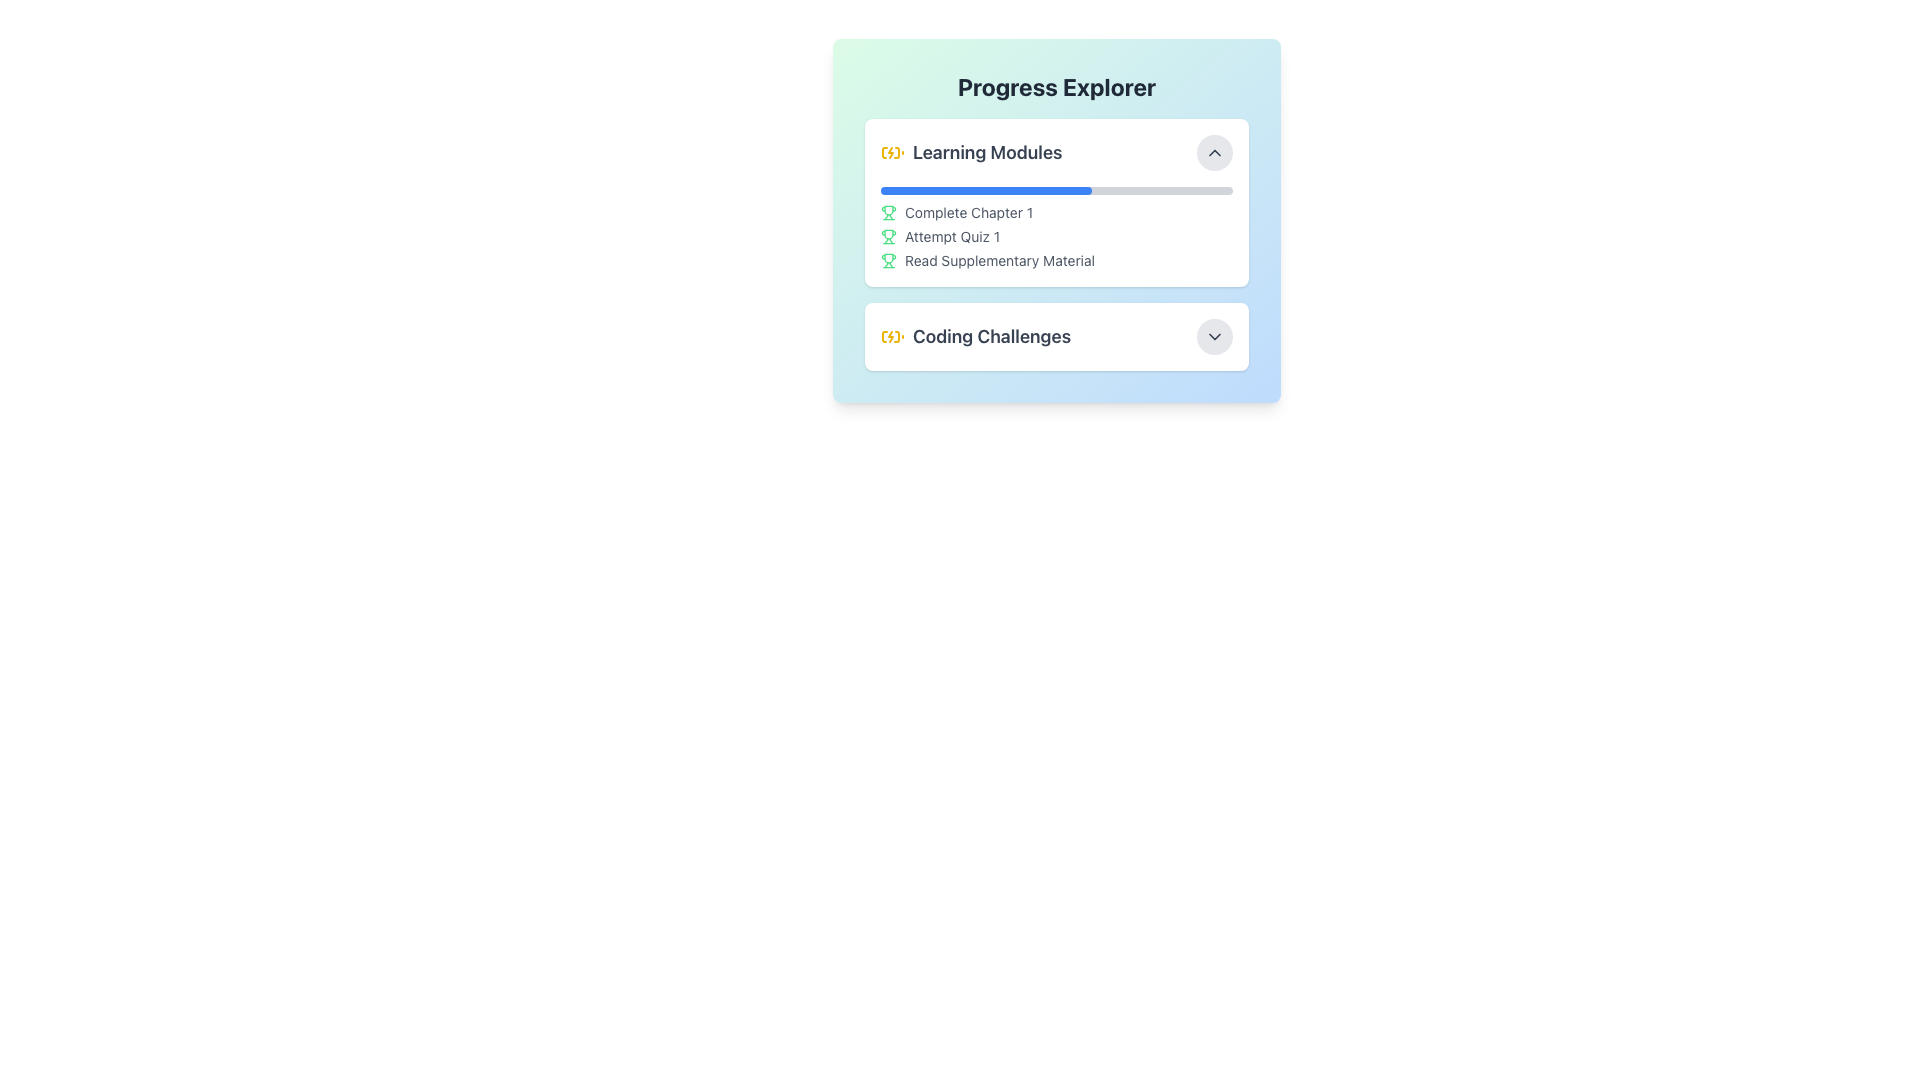 The height and width of the screenshot is (1080, 1920). What do you see at coordinates (1055, 212) in the screenshot?
I see `the green trophy icon in the 'Complete Chapter 1' text label element located at the top of the 'Learning Modules' section` at bounding box center [1055, 212].